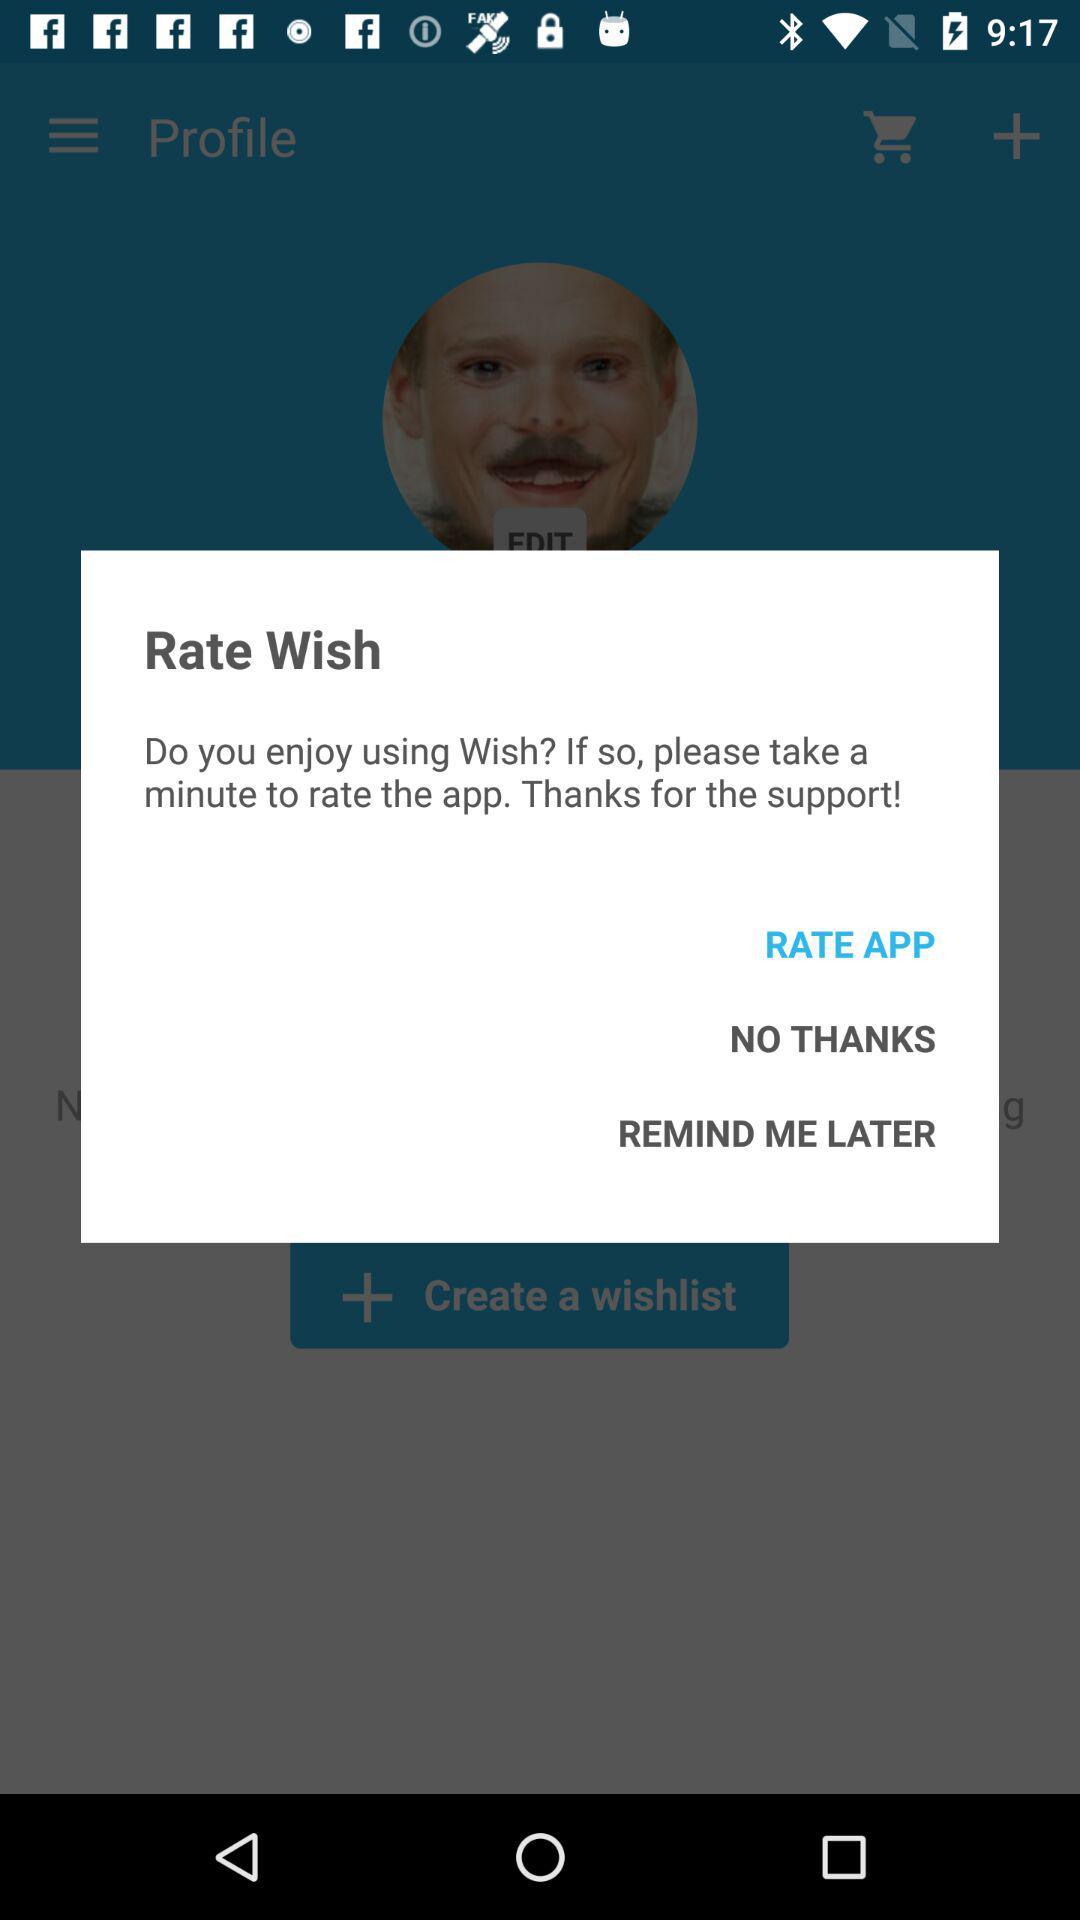  What do you see at coordinates (832, 1037) in the screenshot?
I see `the no thanks icon` at bounding box center [832, 1037].